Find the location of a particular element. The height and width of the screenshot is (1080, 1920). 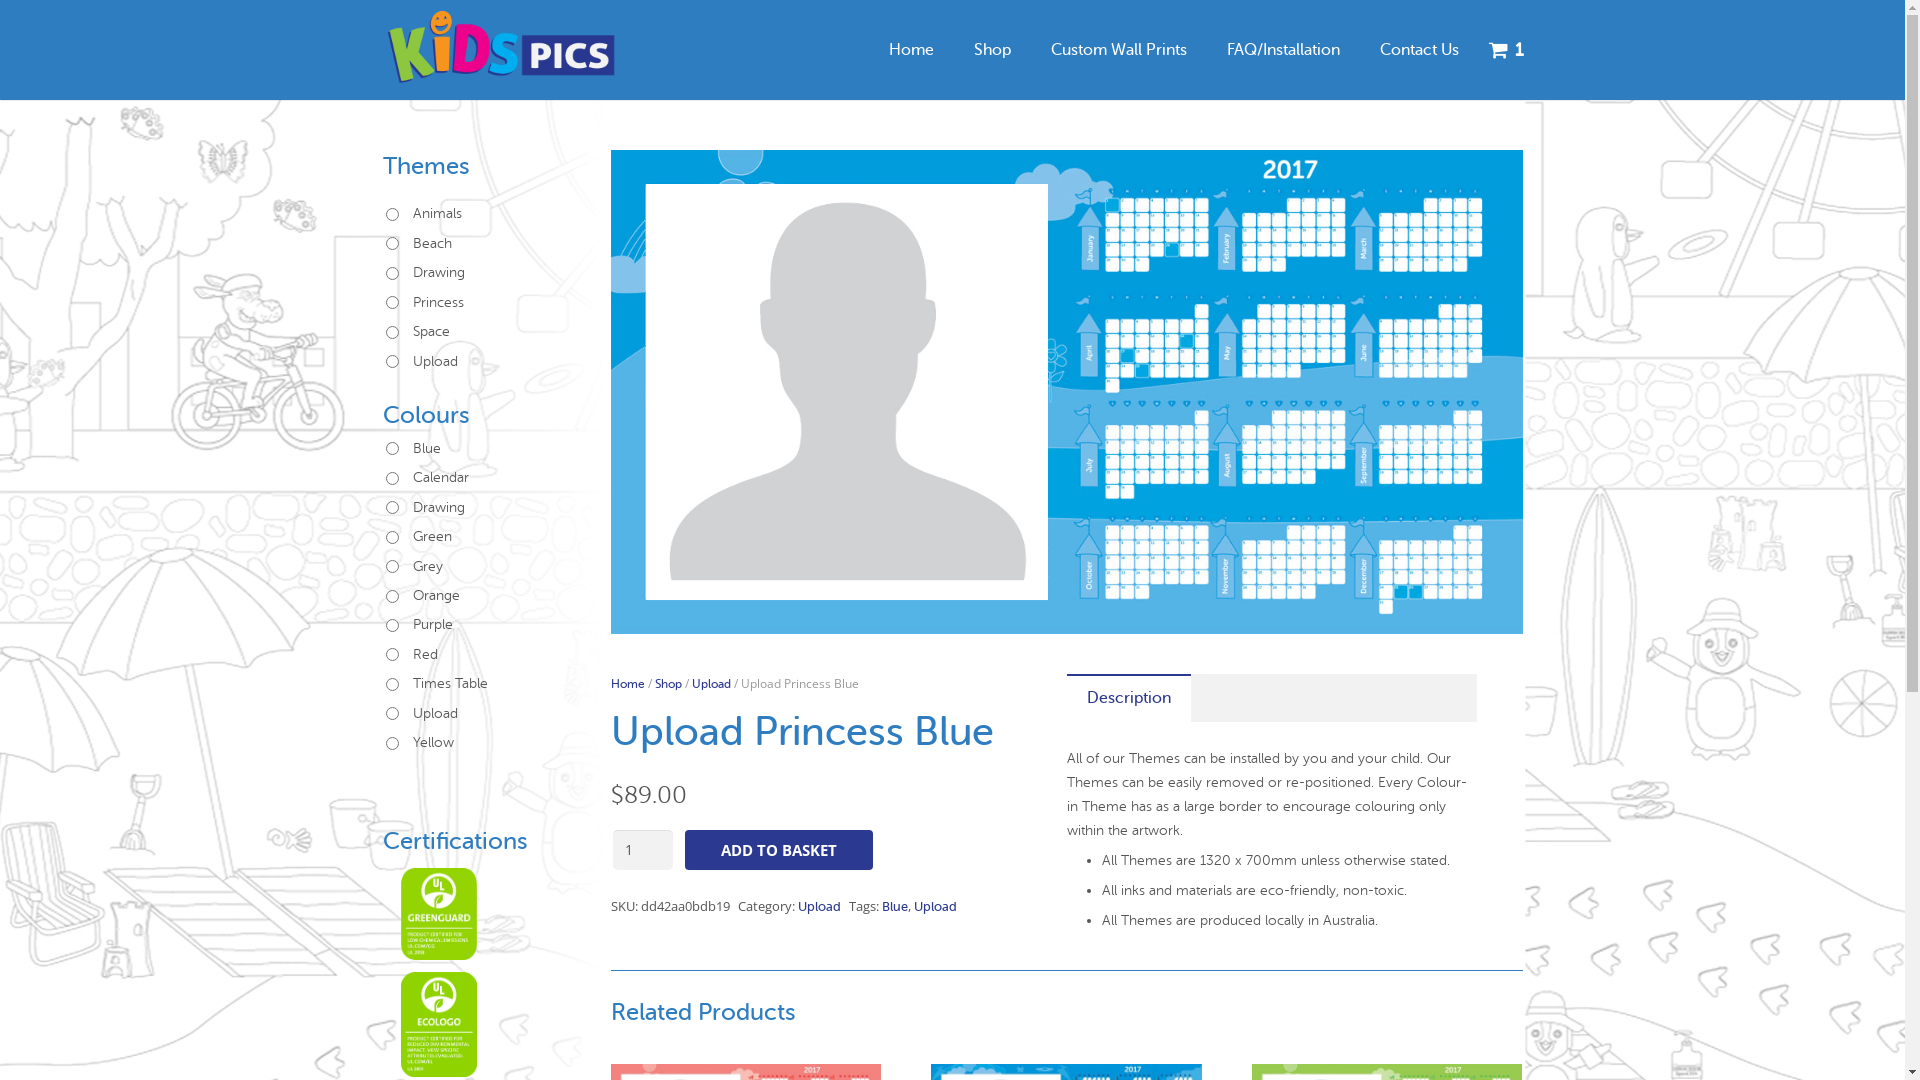

'Blue' is located at coordinates (893, 906).